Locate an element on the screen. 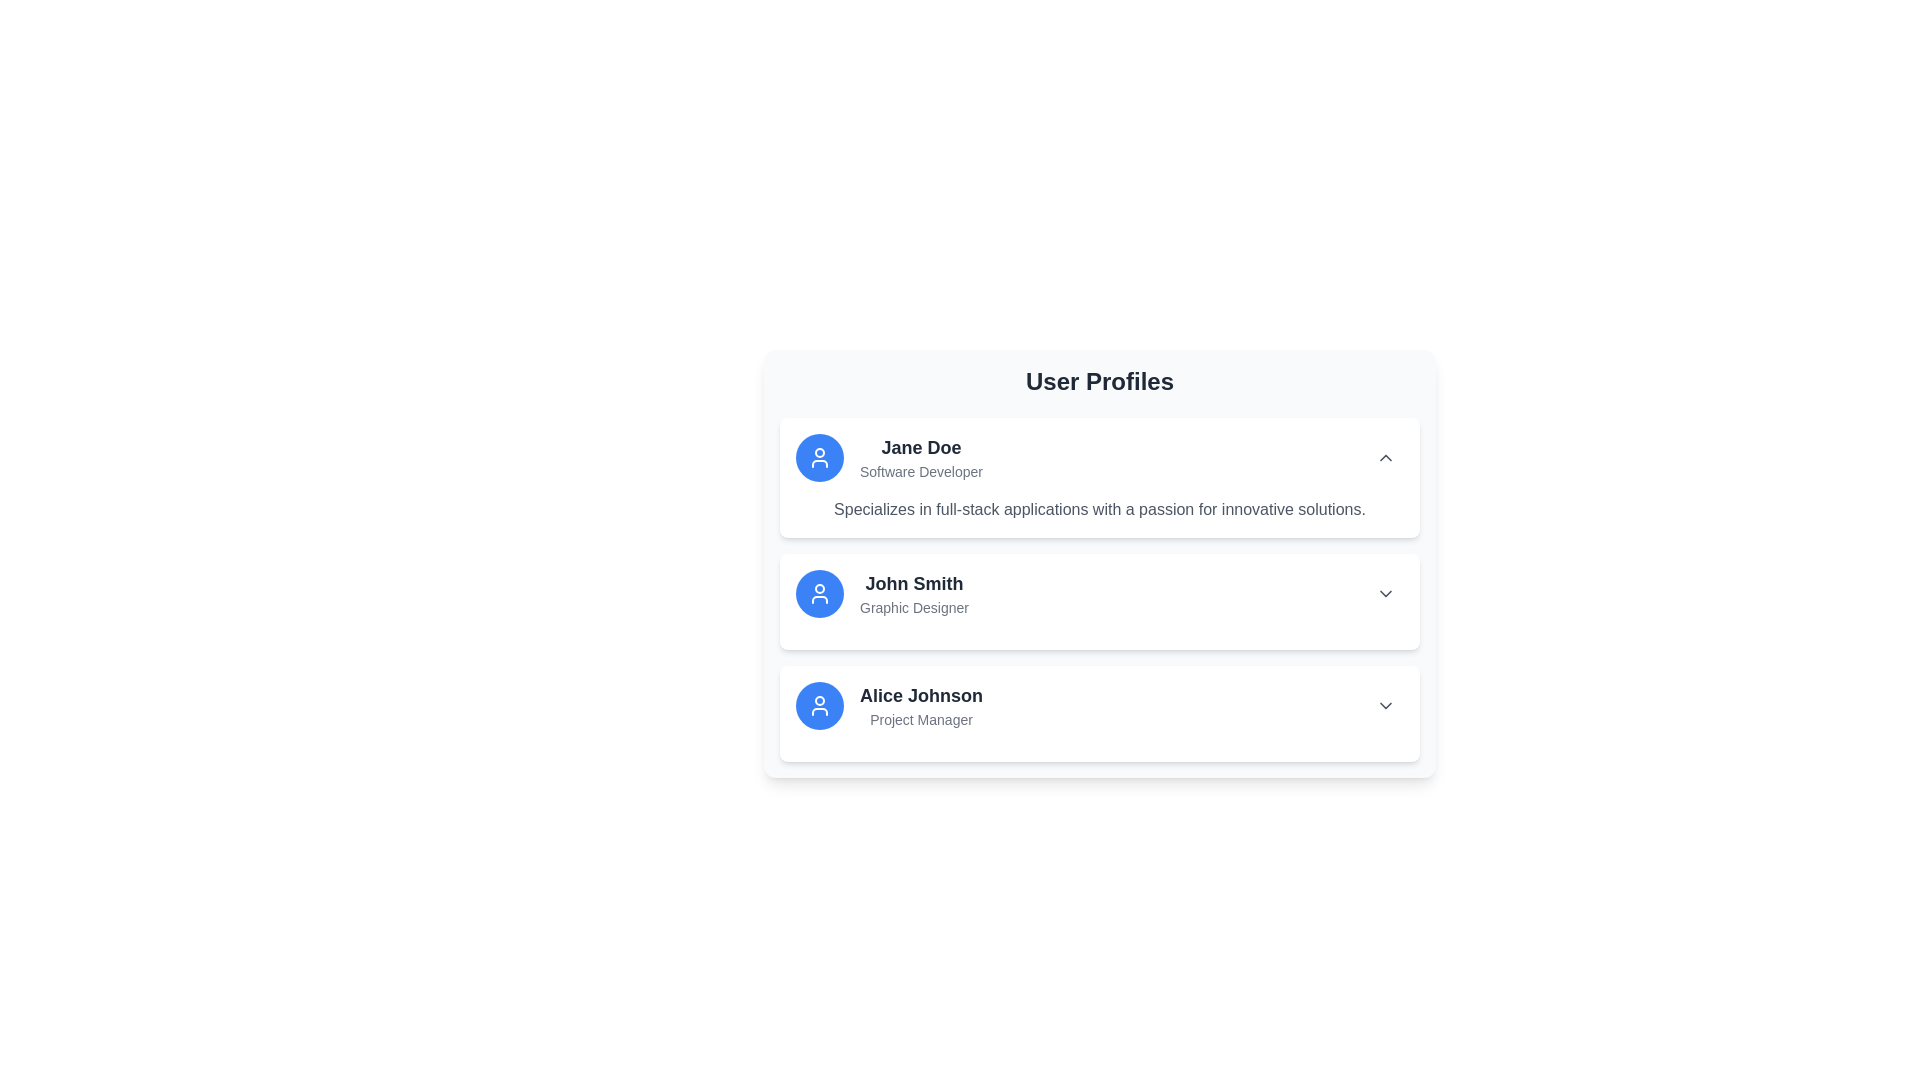 This screenshot has height=1080, width=1920. the upward-pointing chevron icon located in the top-right corner of the first profile card in the 'User Profiles' section, adjacent to the name 'Jane Doe' is located at coordinates (1385, 458).